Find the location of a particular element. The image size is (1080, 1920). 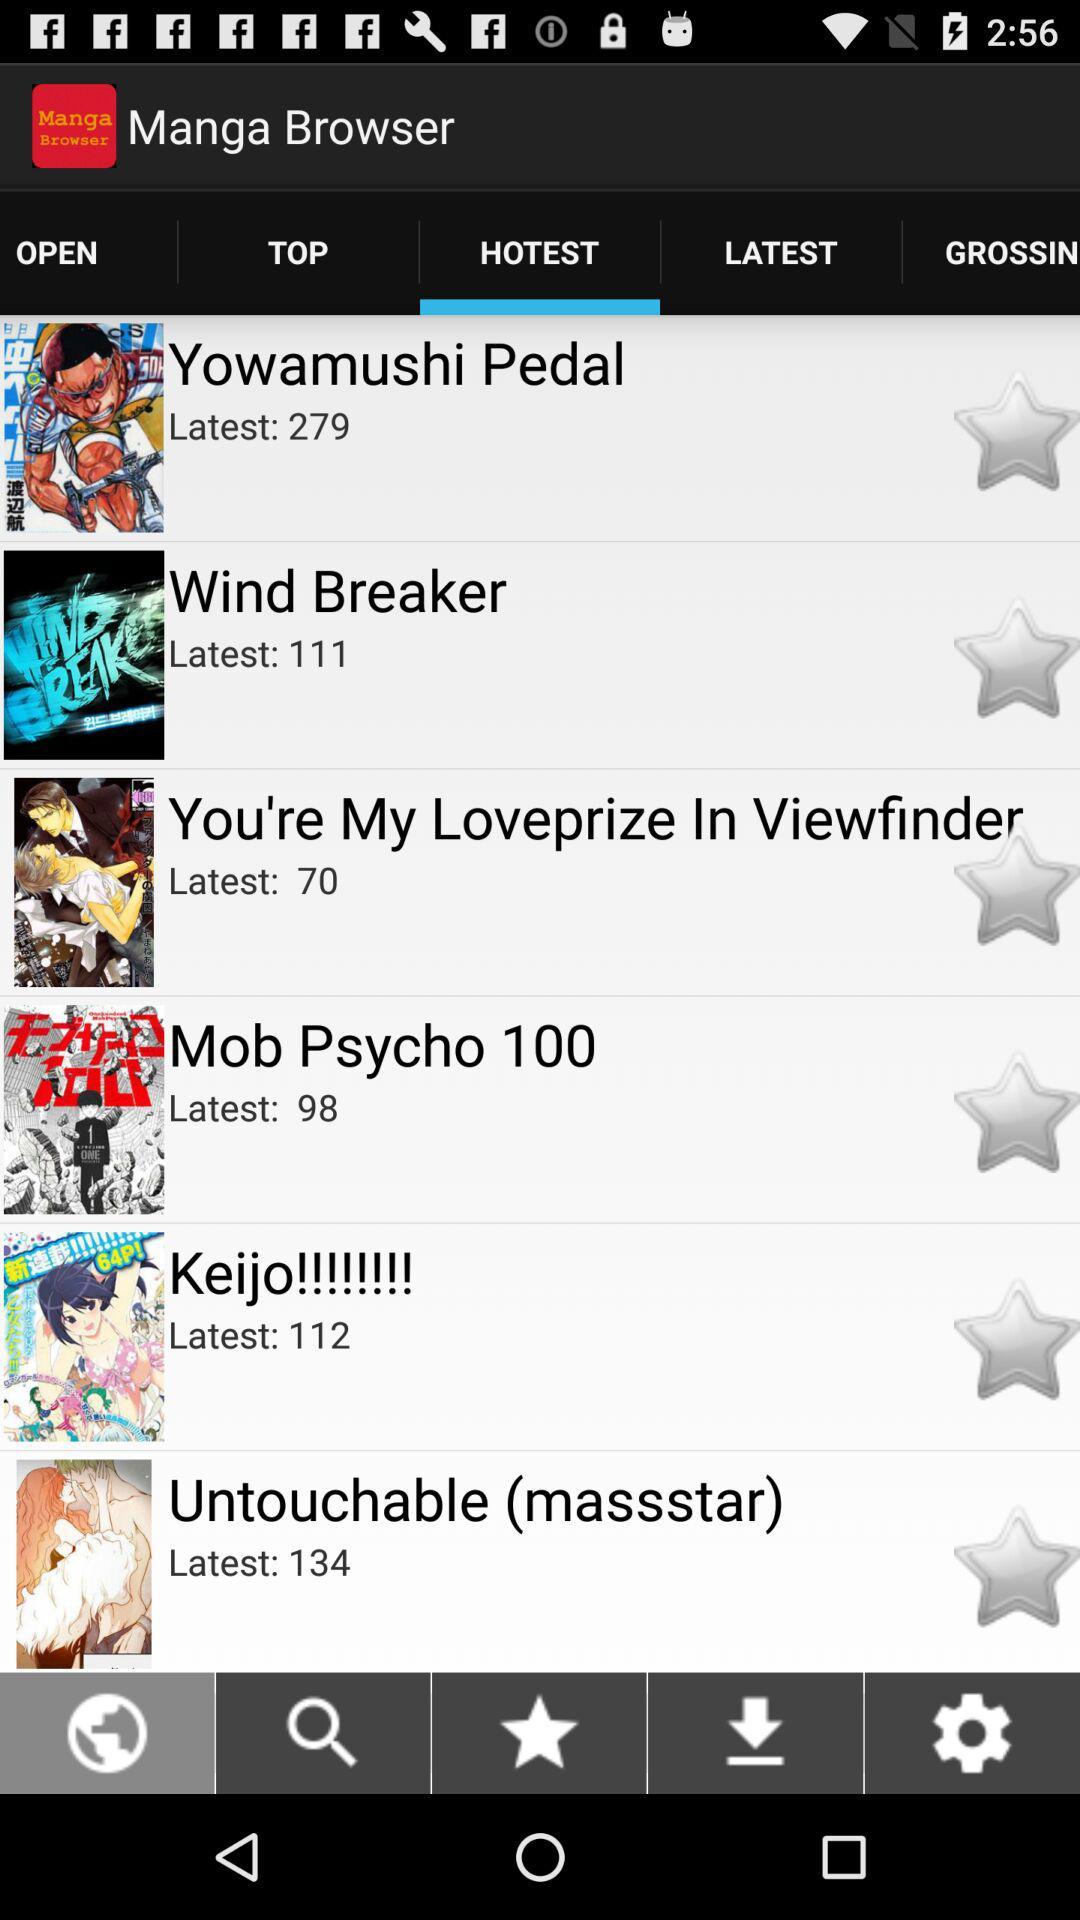

the item above latest: 279 icon is located at coordinates (623, 361).